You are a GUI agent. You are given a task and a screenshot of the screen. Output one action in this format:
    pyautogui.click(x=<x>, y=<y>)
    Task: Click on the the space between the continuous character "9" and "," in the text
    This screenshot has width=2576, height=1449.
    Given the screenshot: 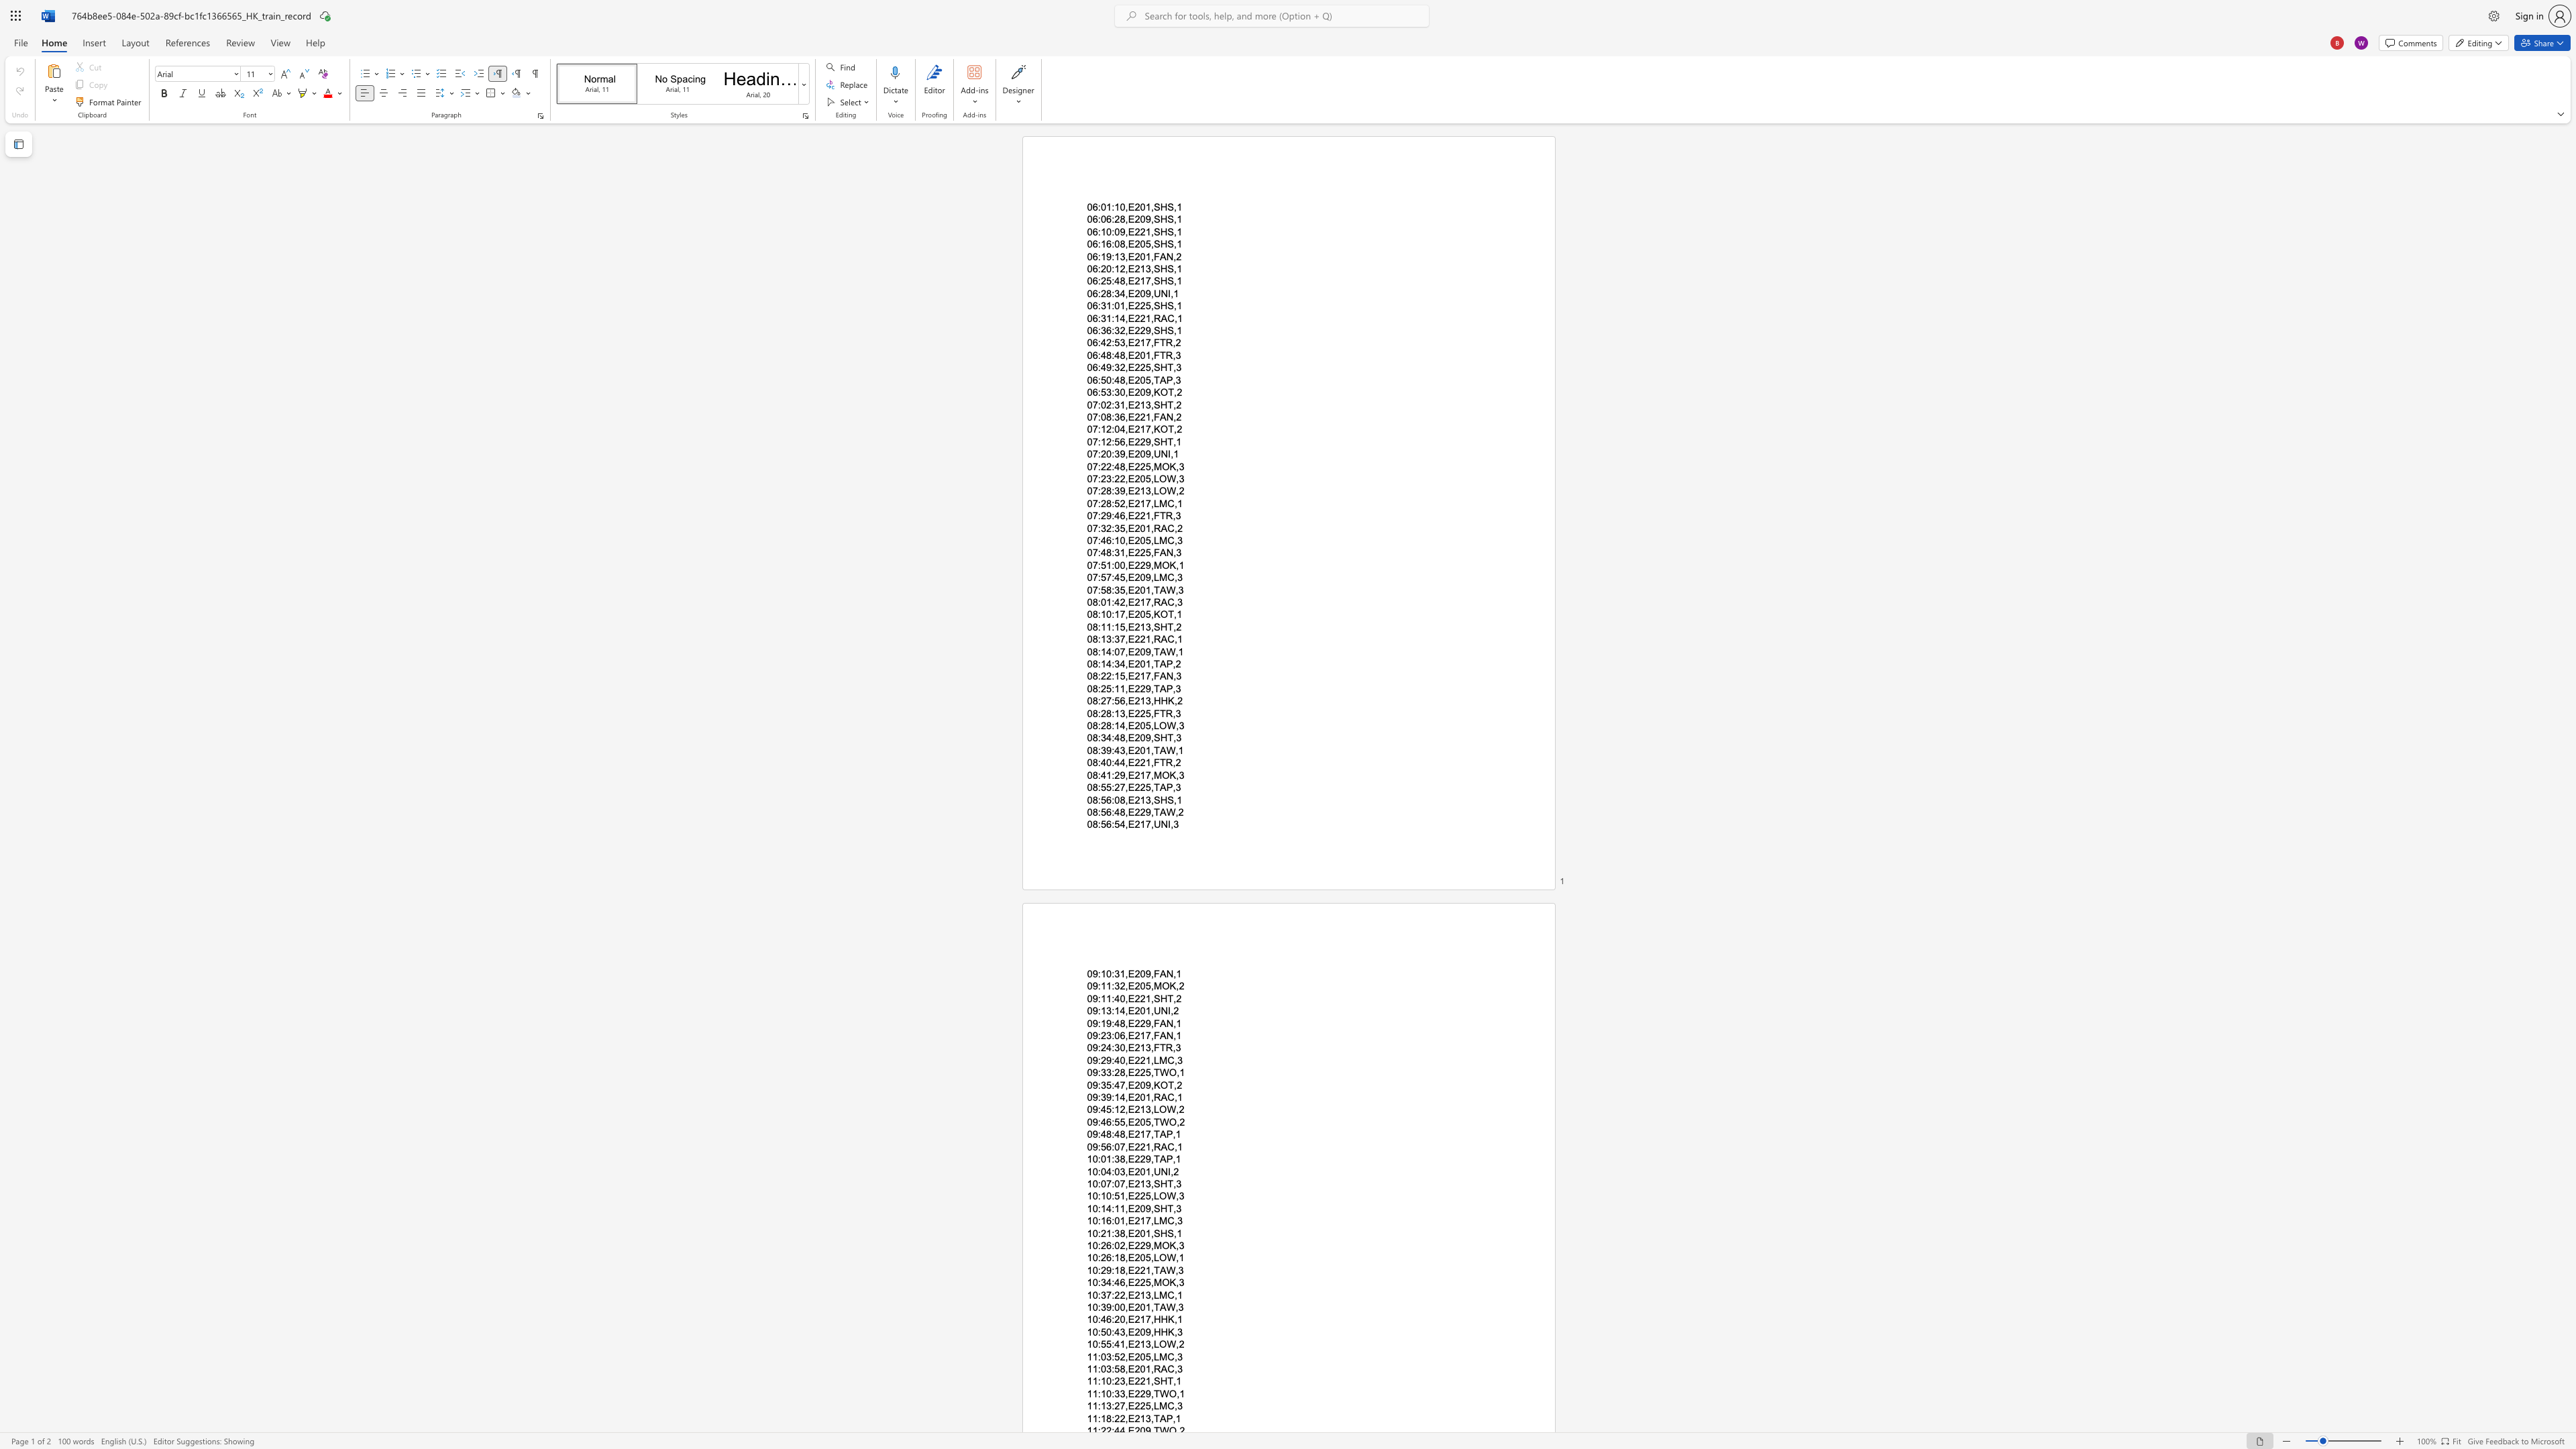 What is the action you would take?
    pyautogui.click(x=1149, y=1330)
    